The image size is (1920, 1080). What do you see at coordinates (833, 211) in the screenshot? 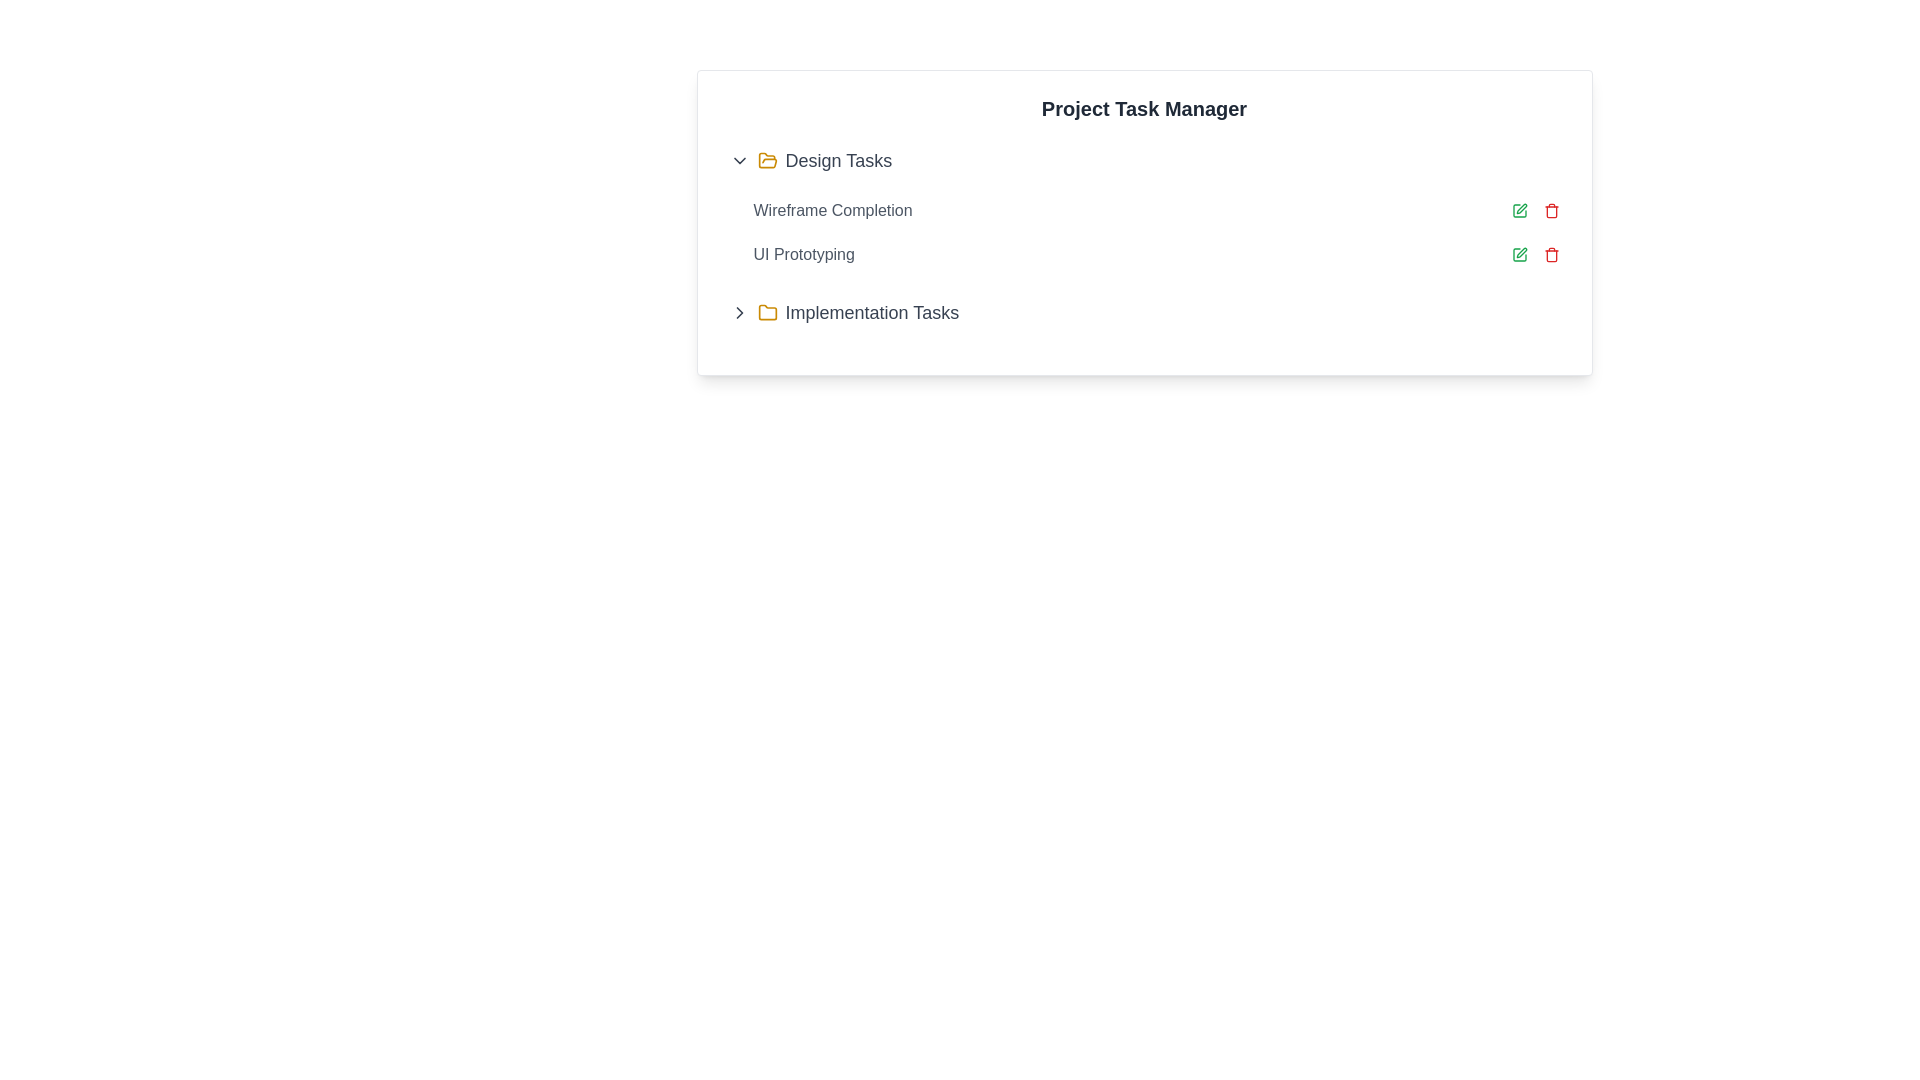
I see `the Text Label displaying 'Wireframe Completion', which is positioned below the header 'Design Tasks' and above 'UI Prototyping'` at bounding box center [833, 211].